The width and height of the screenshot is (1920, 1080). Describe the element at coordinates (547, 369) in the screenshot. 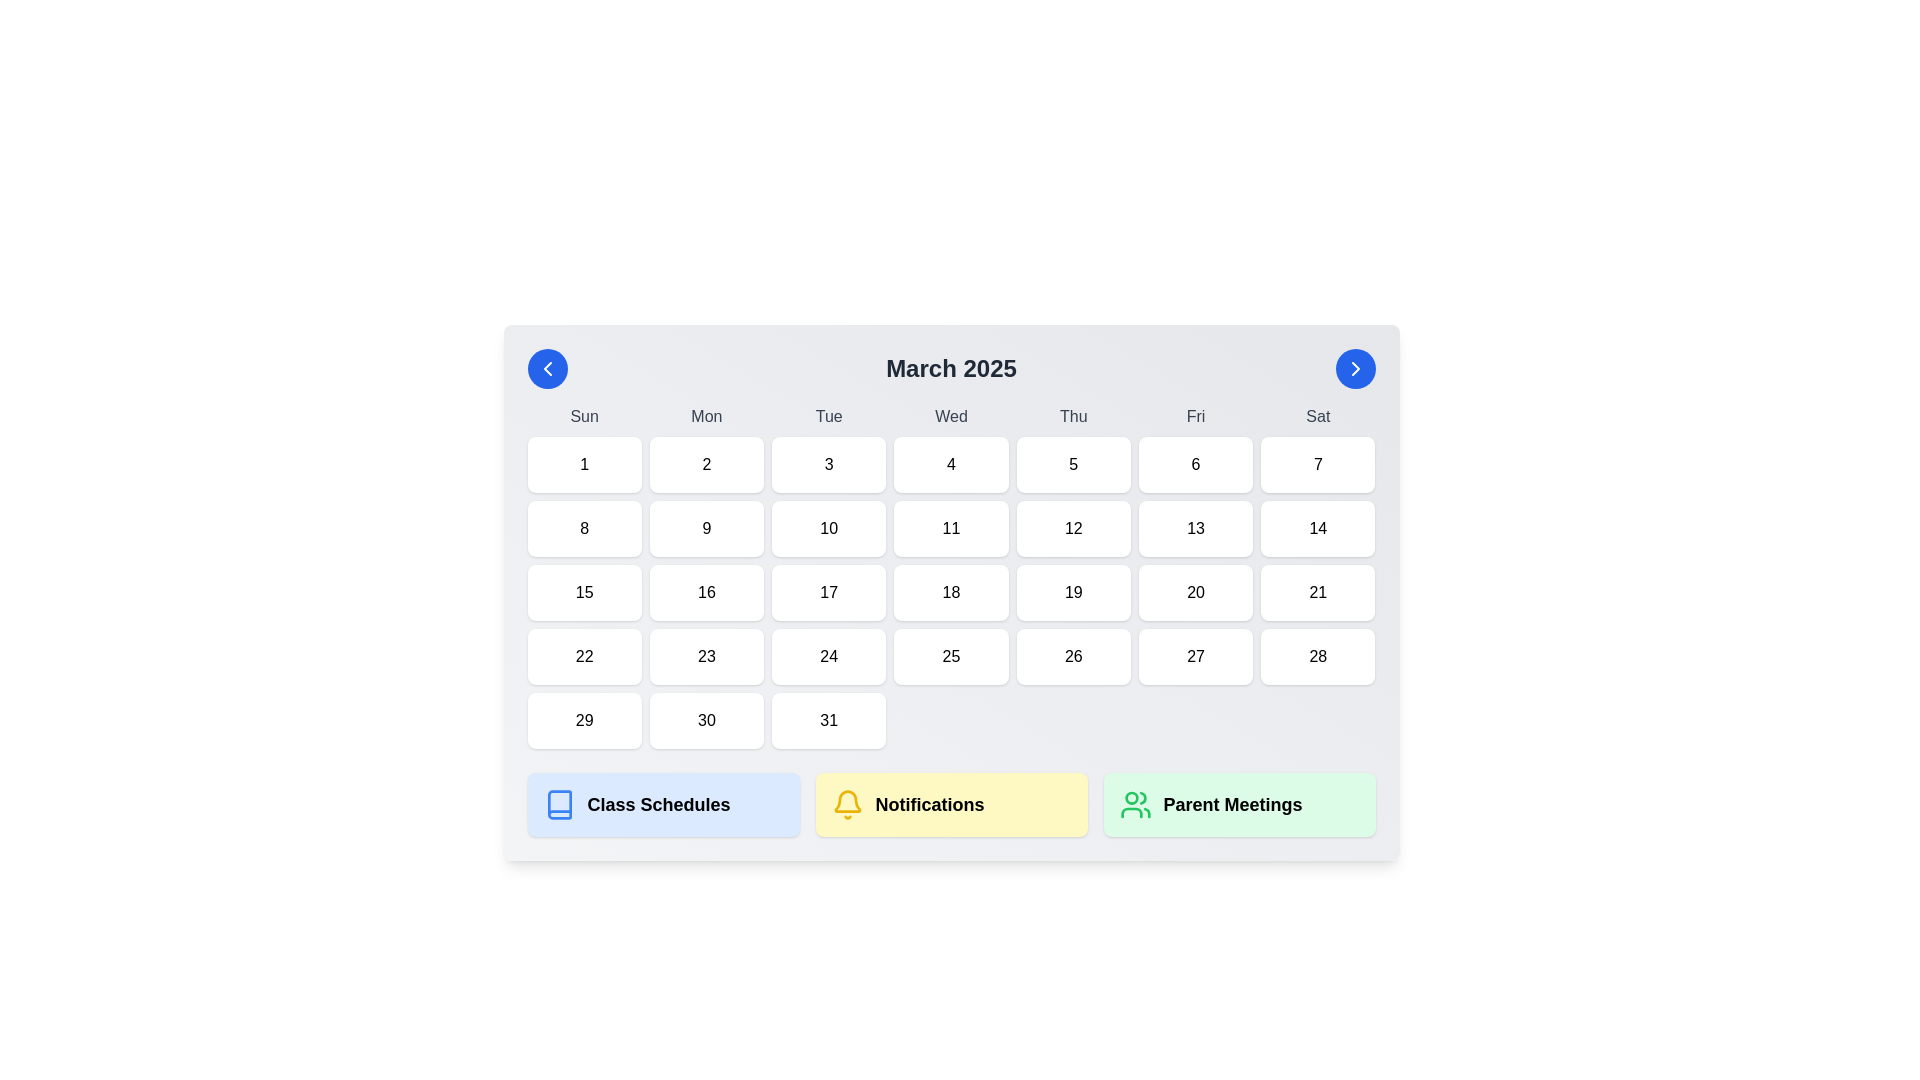

I see `the leftwards chevron icon located inside a blue circular button at the top-left corner of the calendar interface` at that location.